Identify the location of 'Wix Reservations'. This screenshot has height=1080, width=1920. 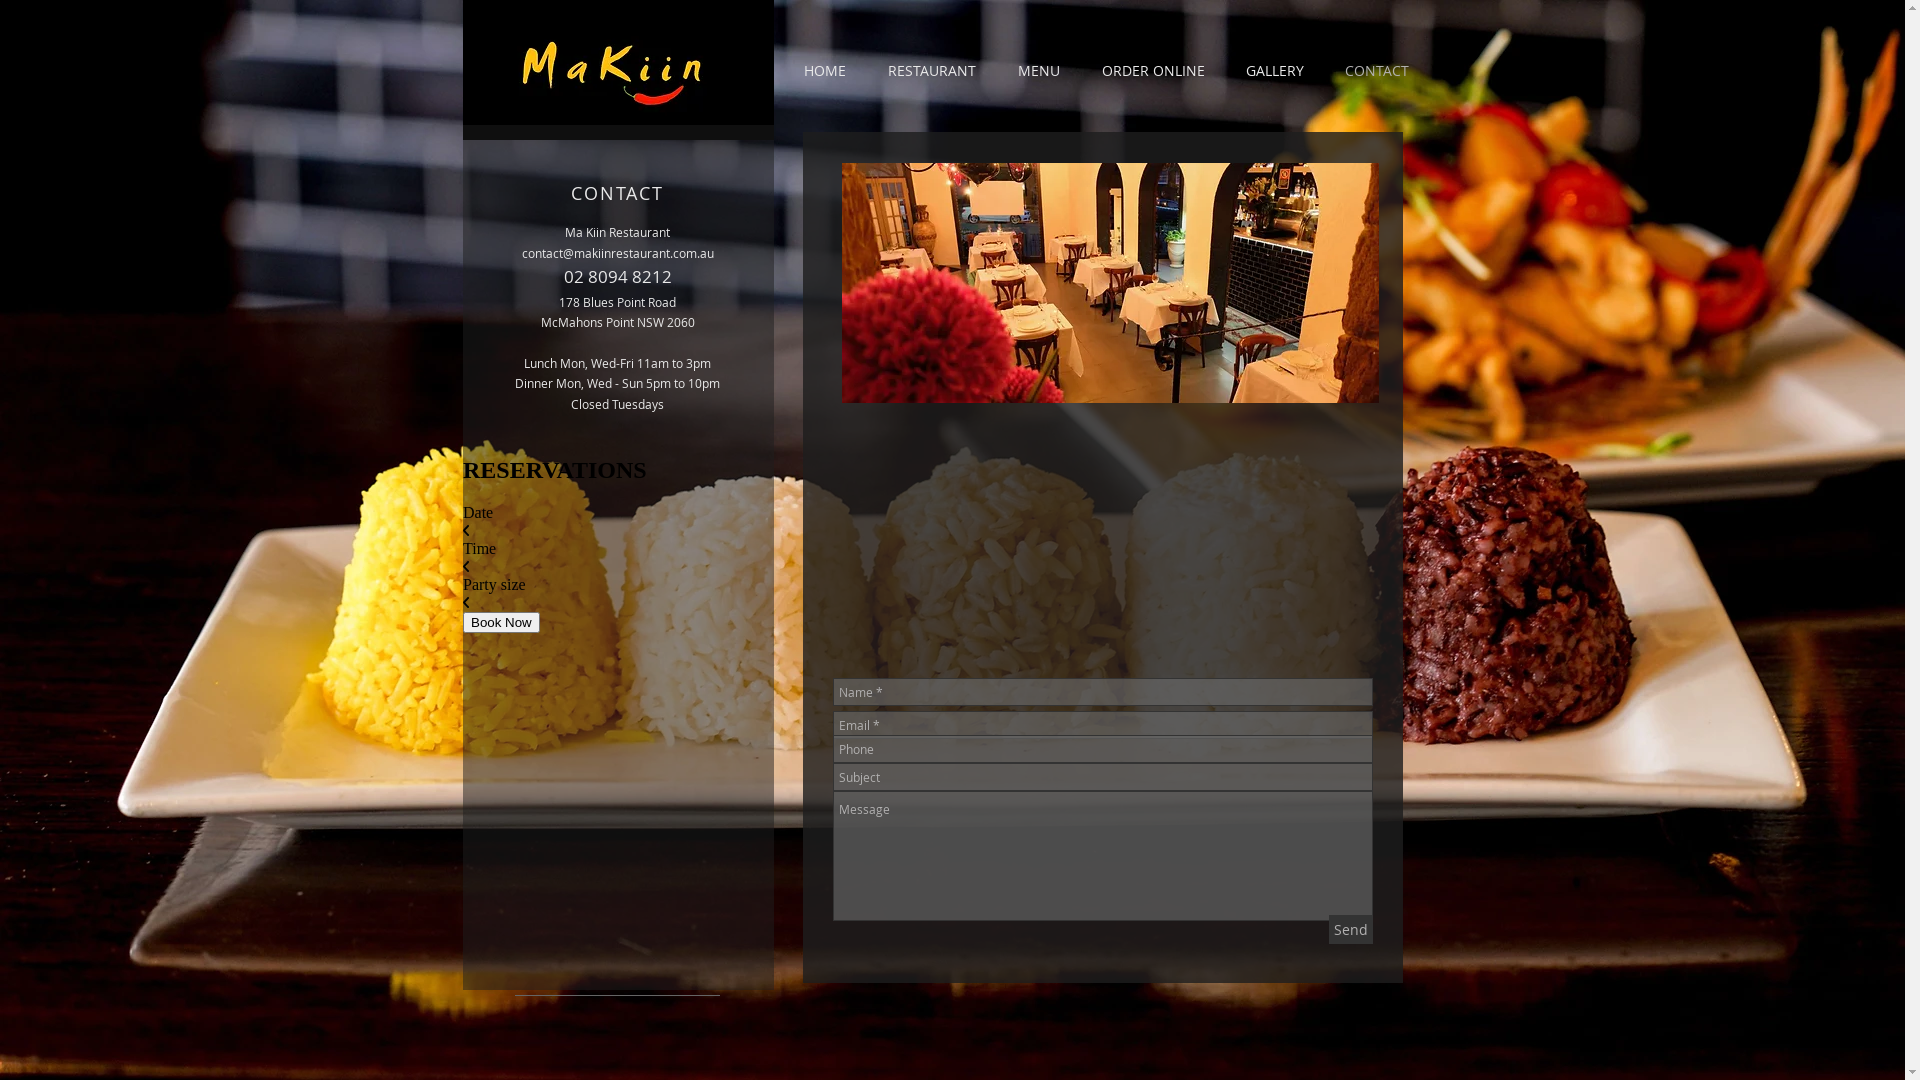
(616, 608).